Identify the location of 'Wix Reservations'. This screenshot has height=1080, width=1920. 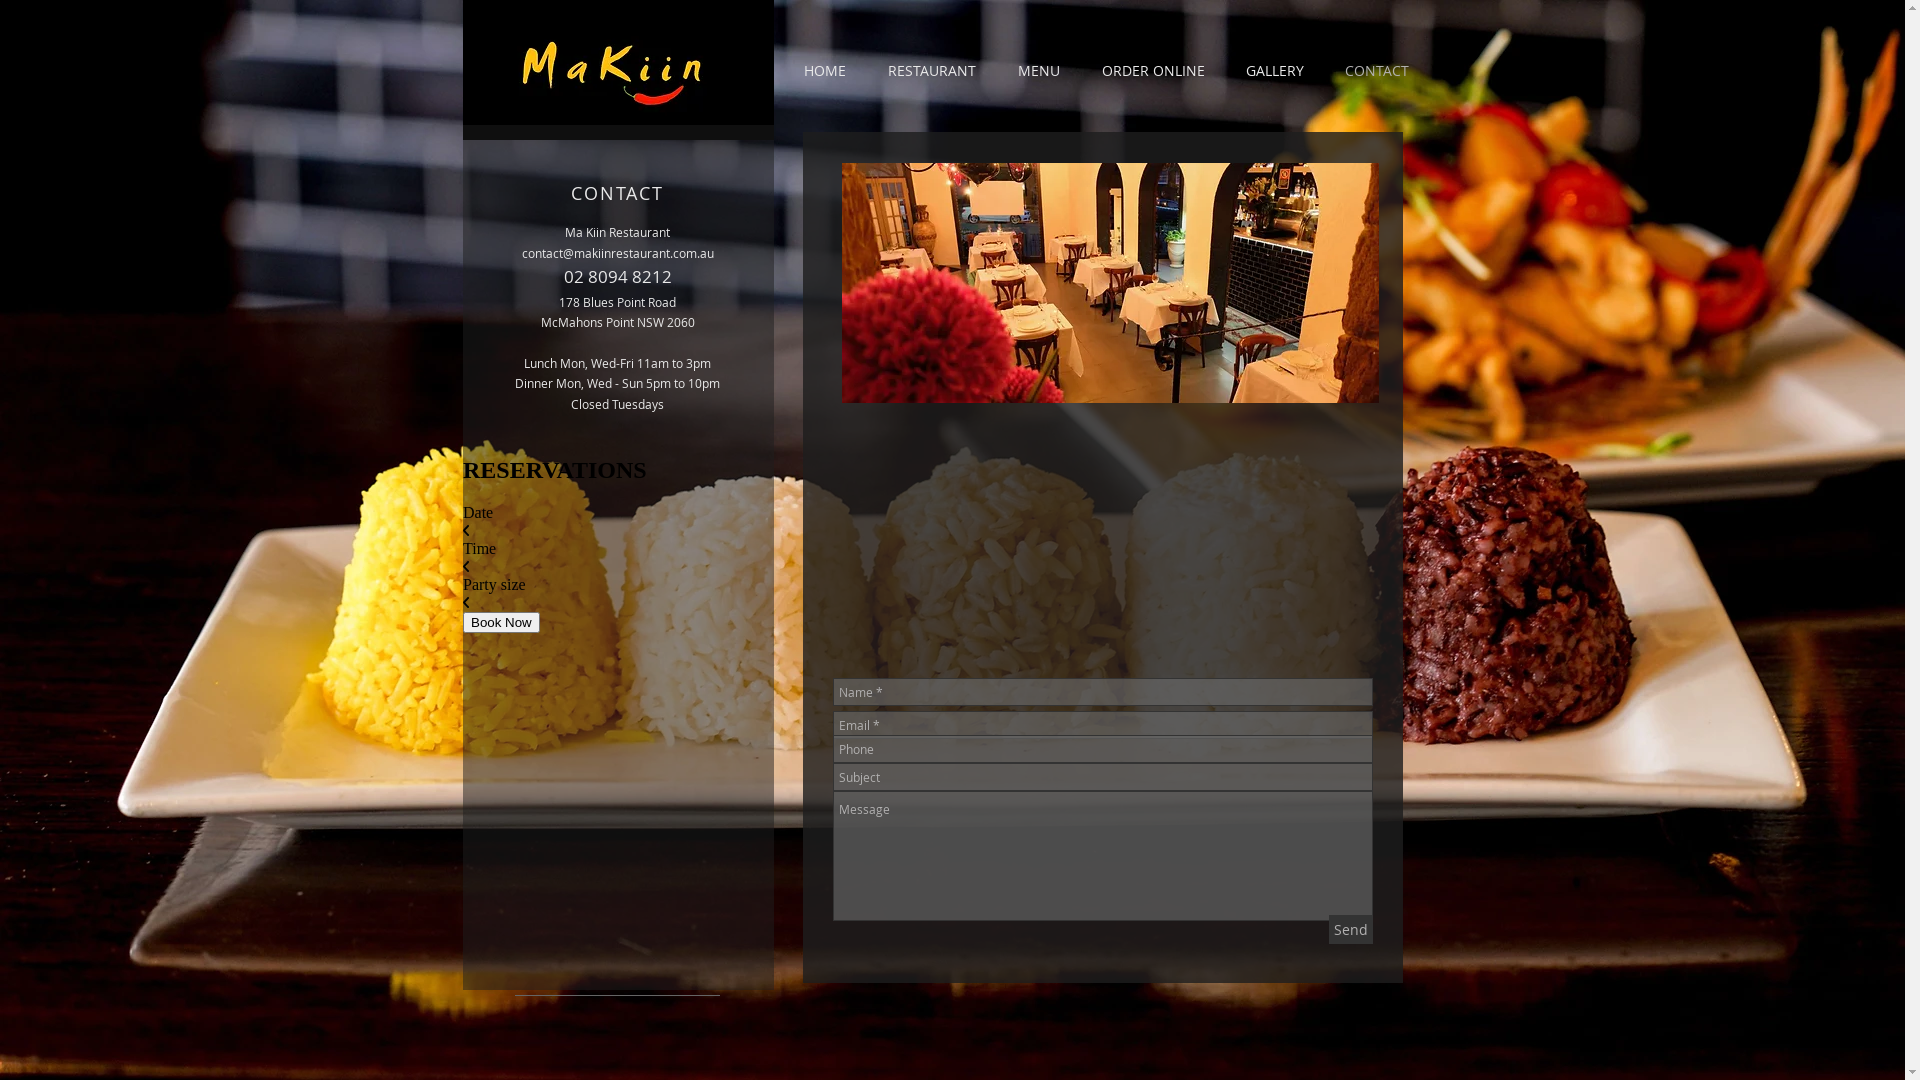
(616, 608).